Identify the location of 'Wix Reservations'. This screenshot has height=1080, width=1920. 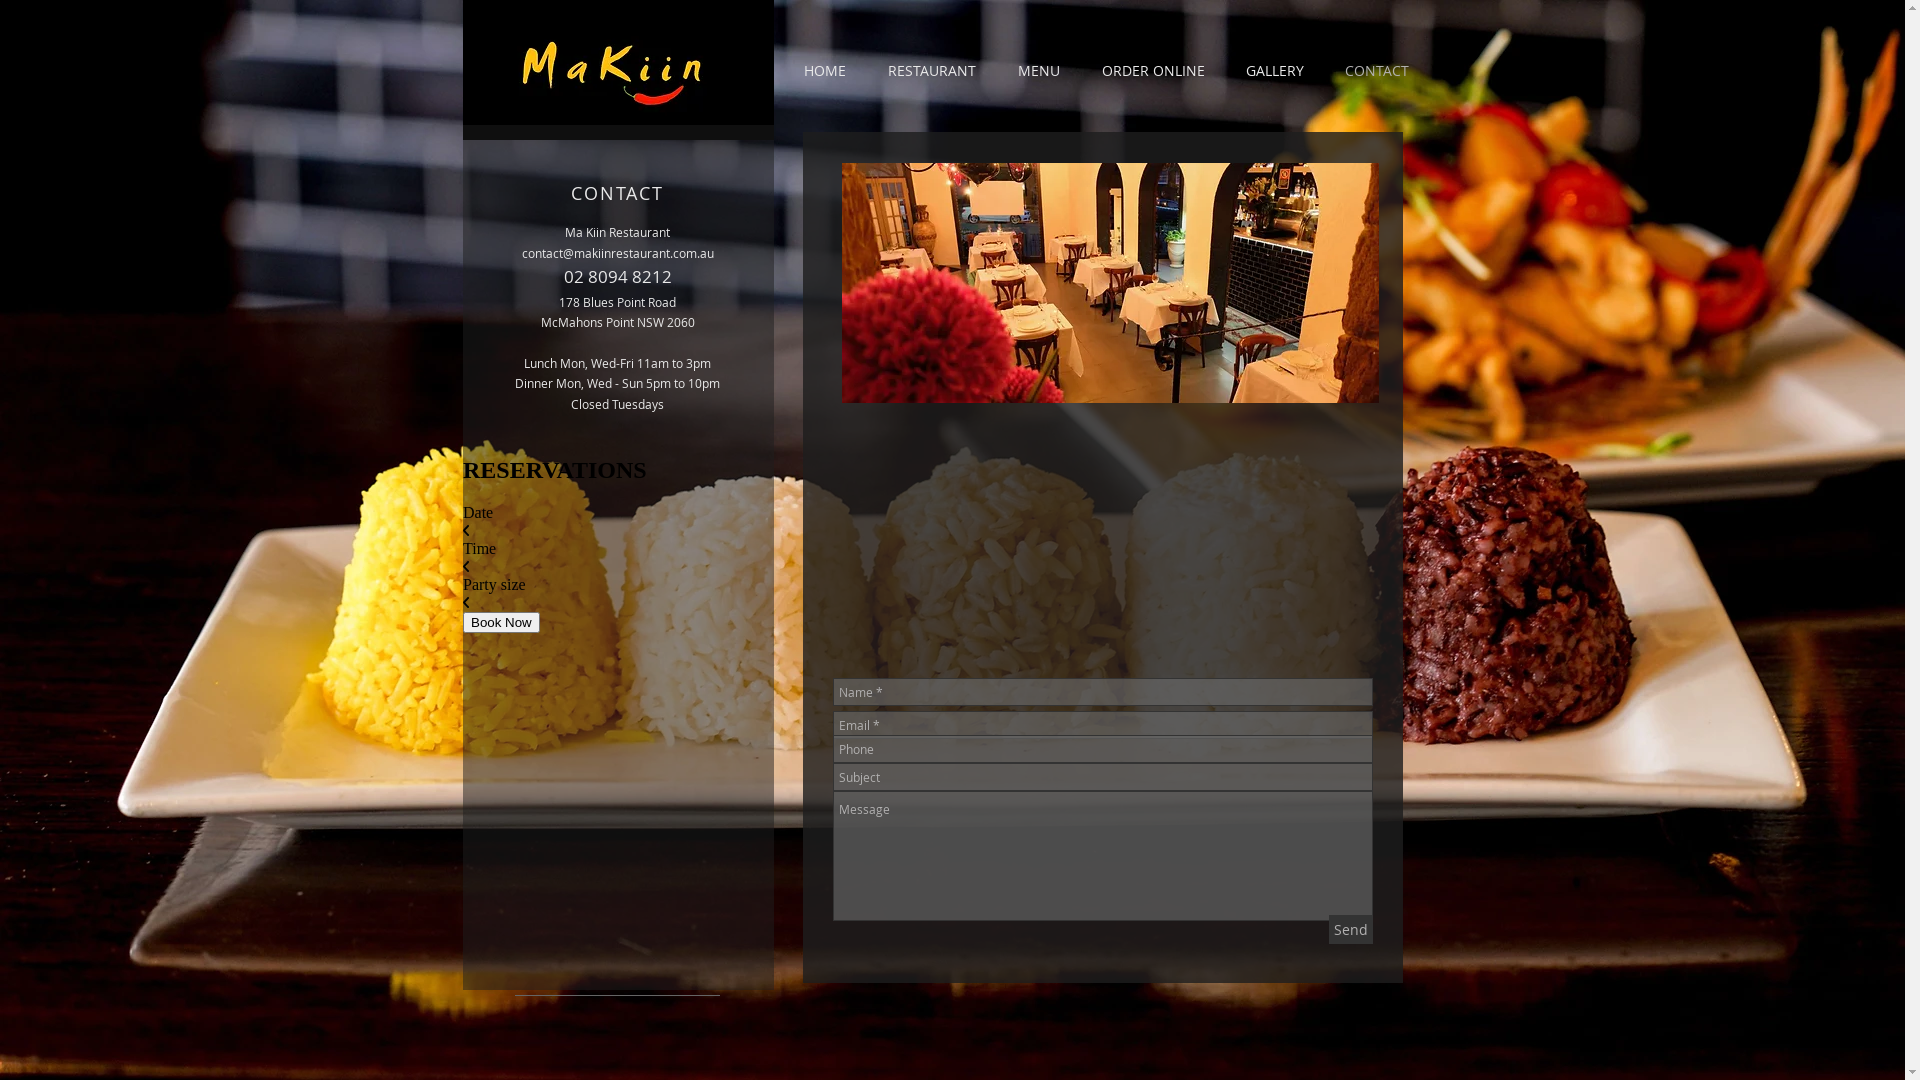
(616, 608).